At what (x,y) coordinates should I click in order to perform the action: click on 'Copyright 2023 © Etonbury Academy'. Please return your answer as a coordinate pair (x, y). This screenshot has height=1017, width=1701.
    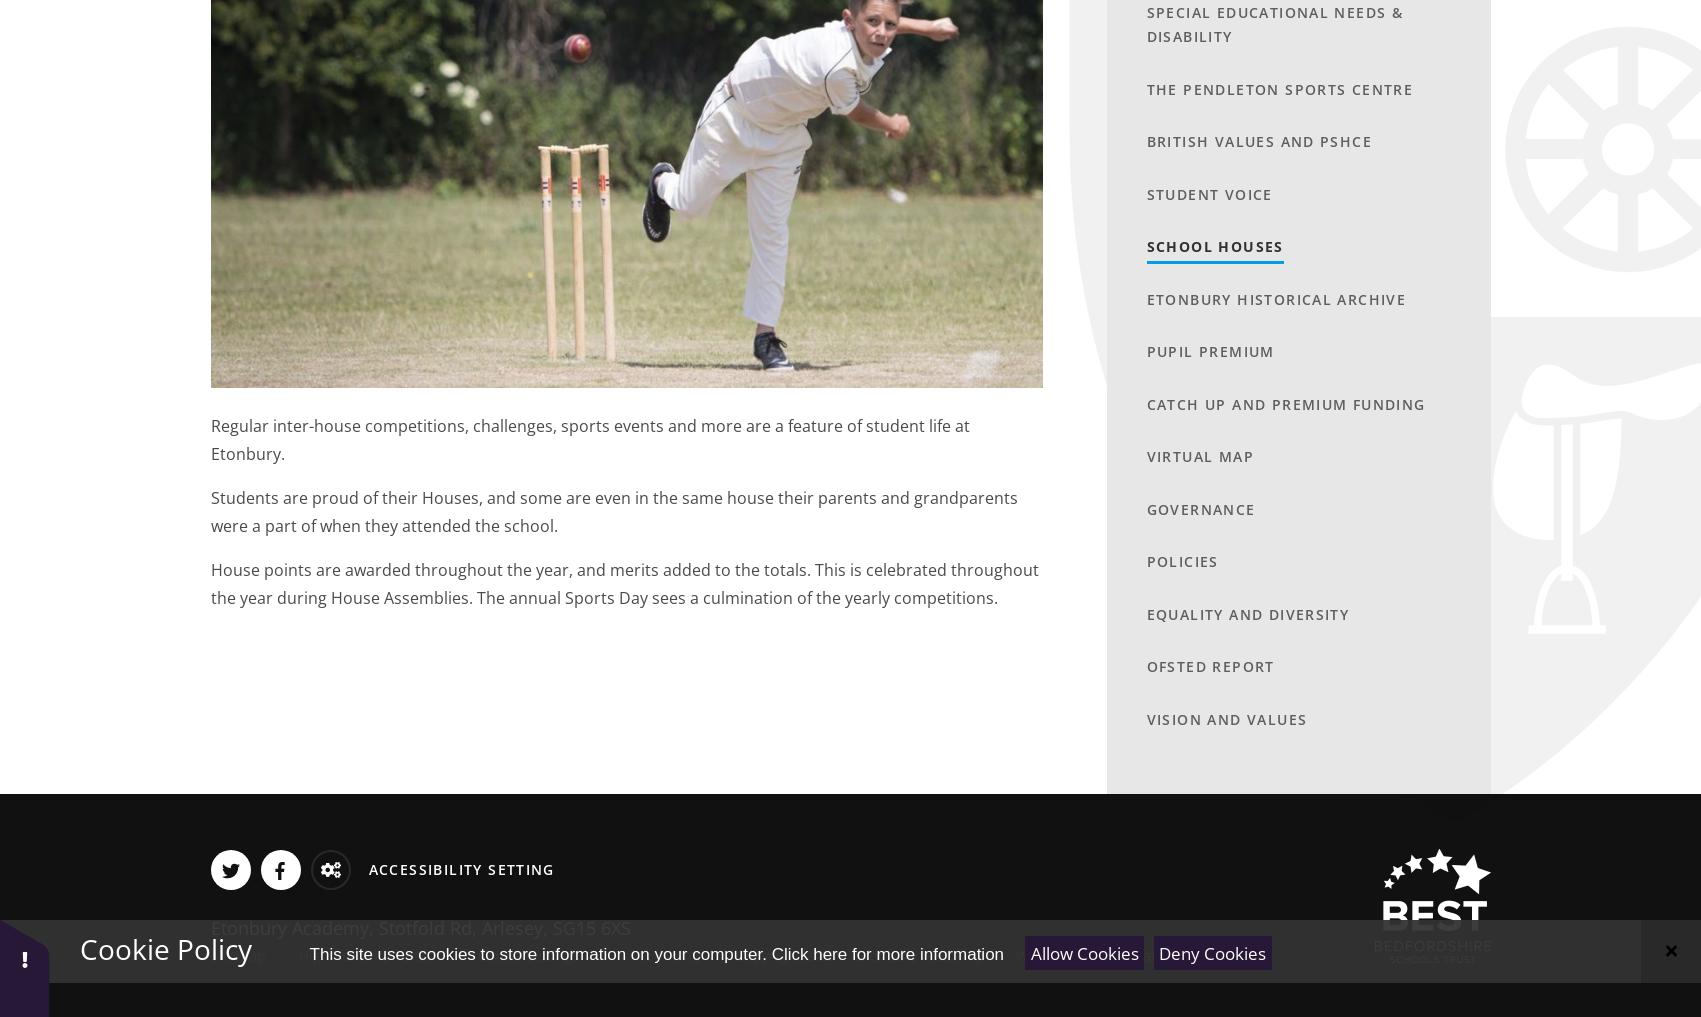
    Looking at the image, I should click on (857, 954).